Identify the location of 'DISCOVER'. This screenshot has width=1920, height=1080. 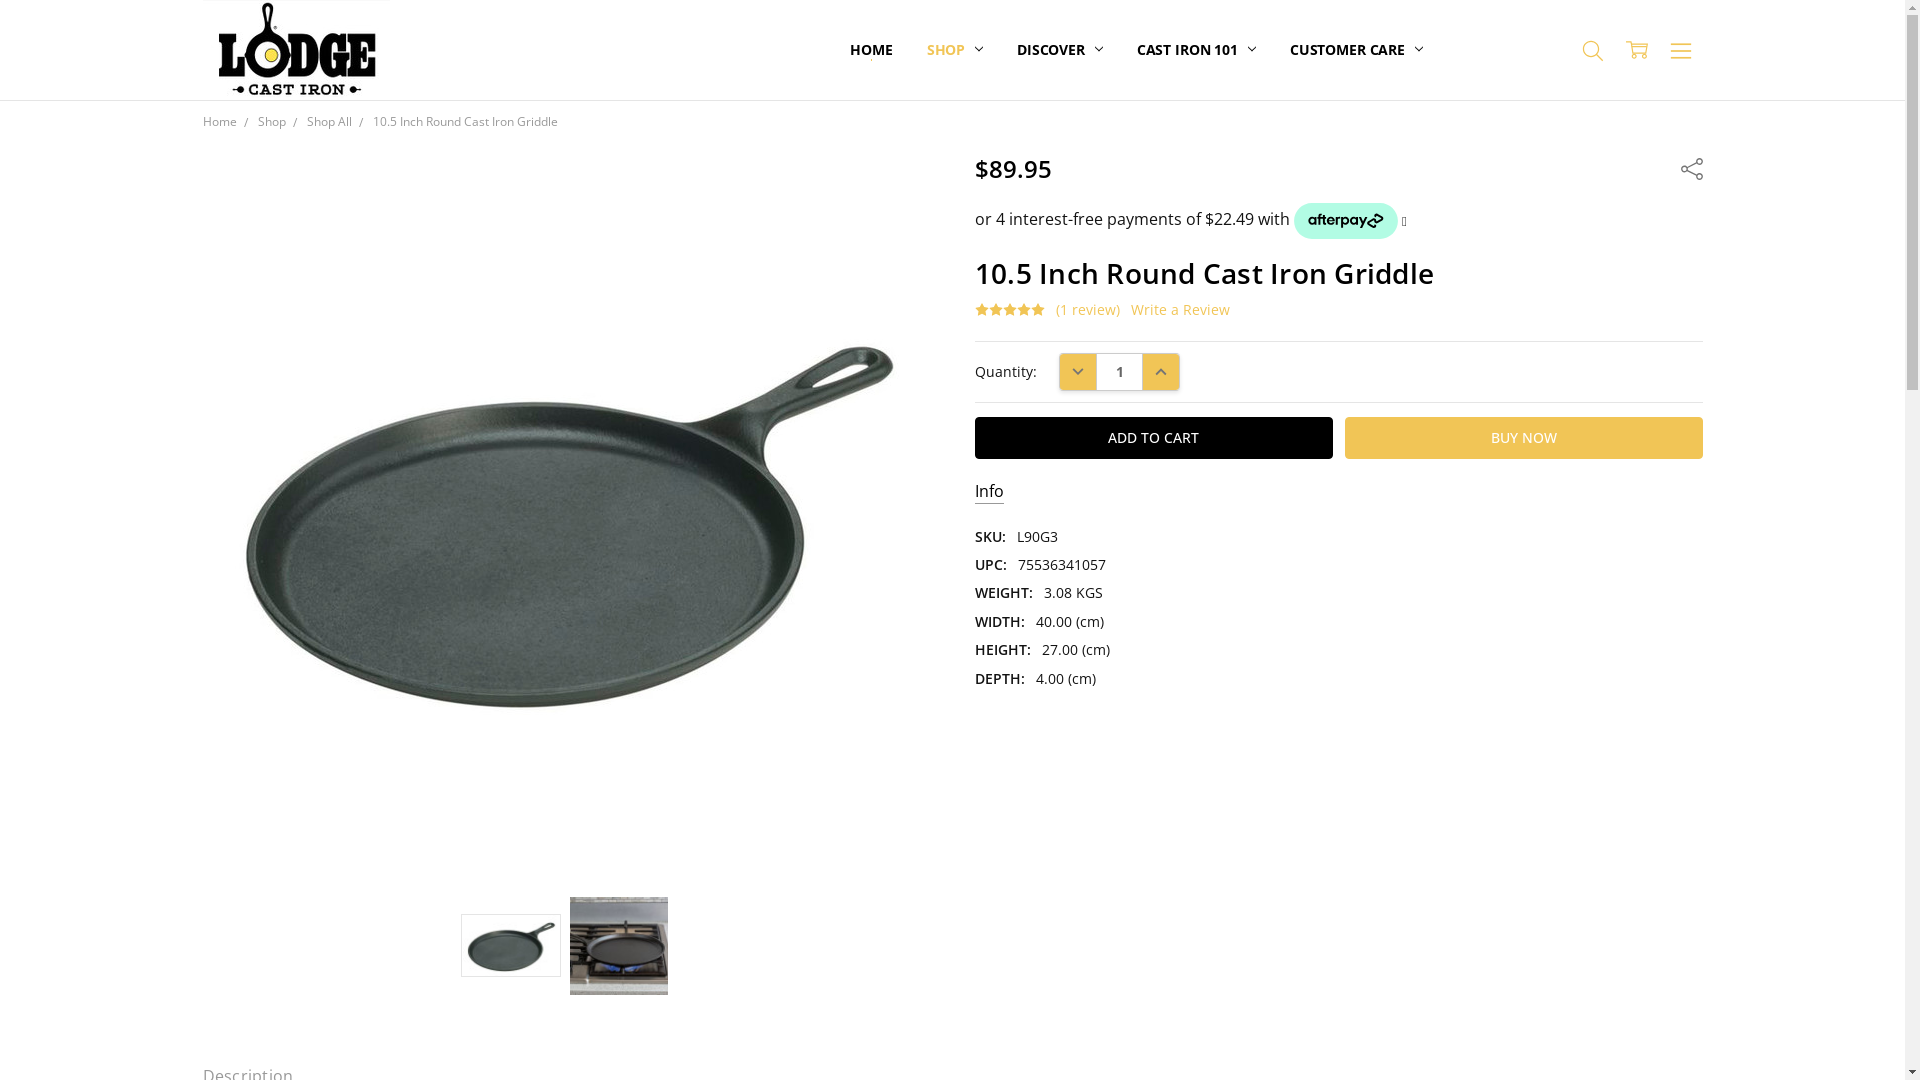
(1059, 48).